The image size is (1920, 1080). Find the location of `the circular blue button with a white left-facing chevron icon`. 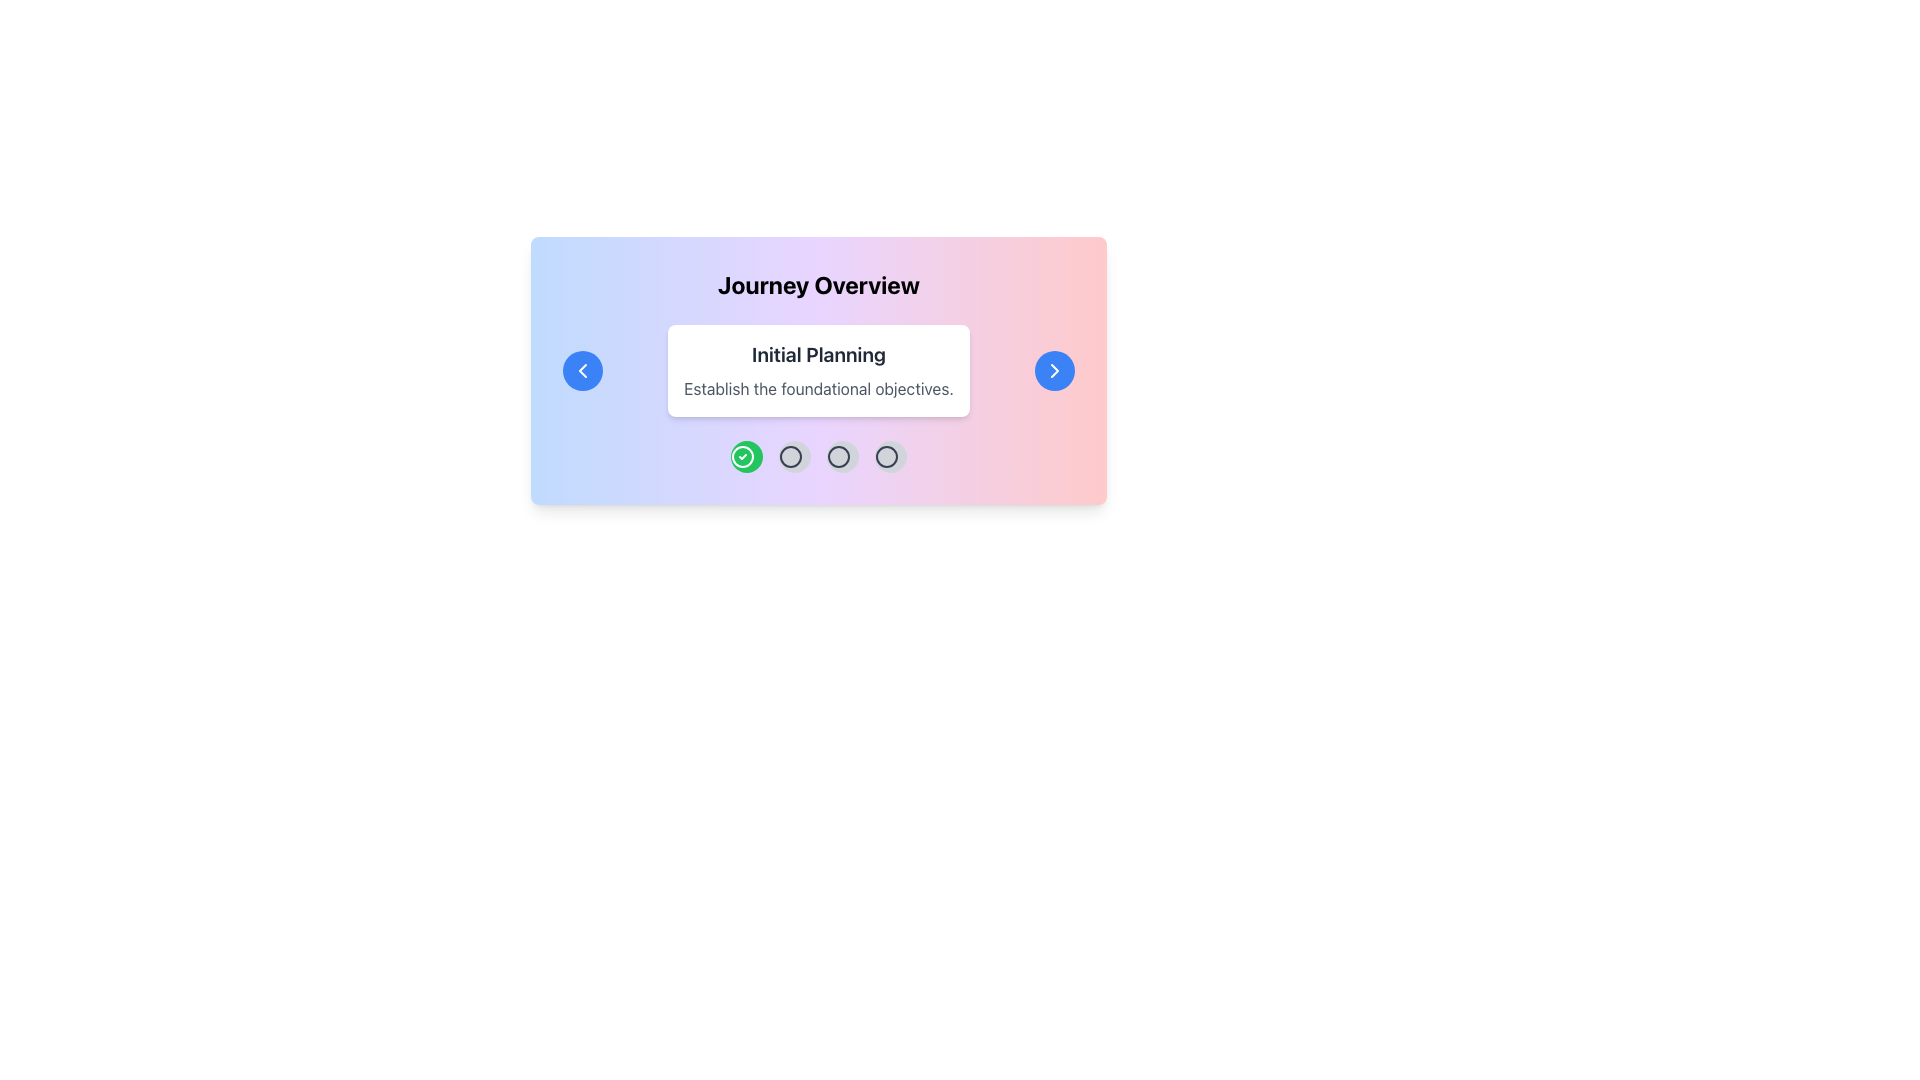

the circular blue button with a white left-facing chevron icon is located at coordinates (581, 370).